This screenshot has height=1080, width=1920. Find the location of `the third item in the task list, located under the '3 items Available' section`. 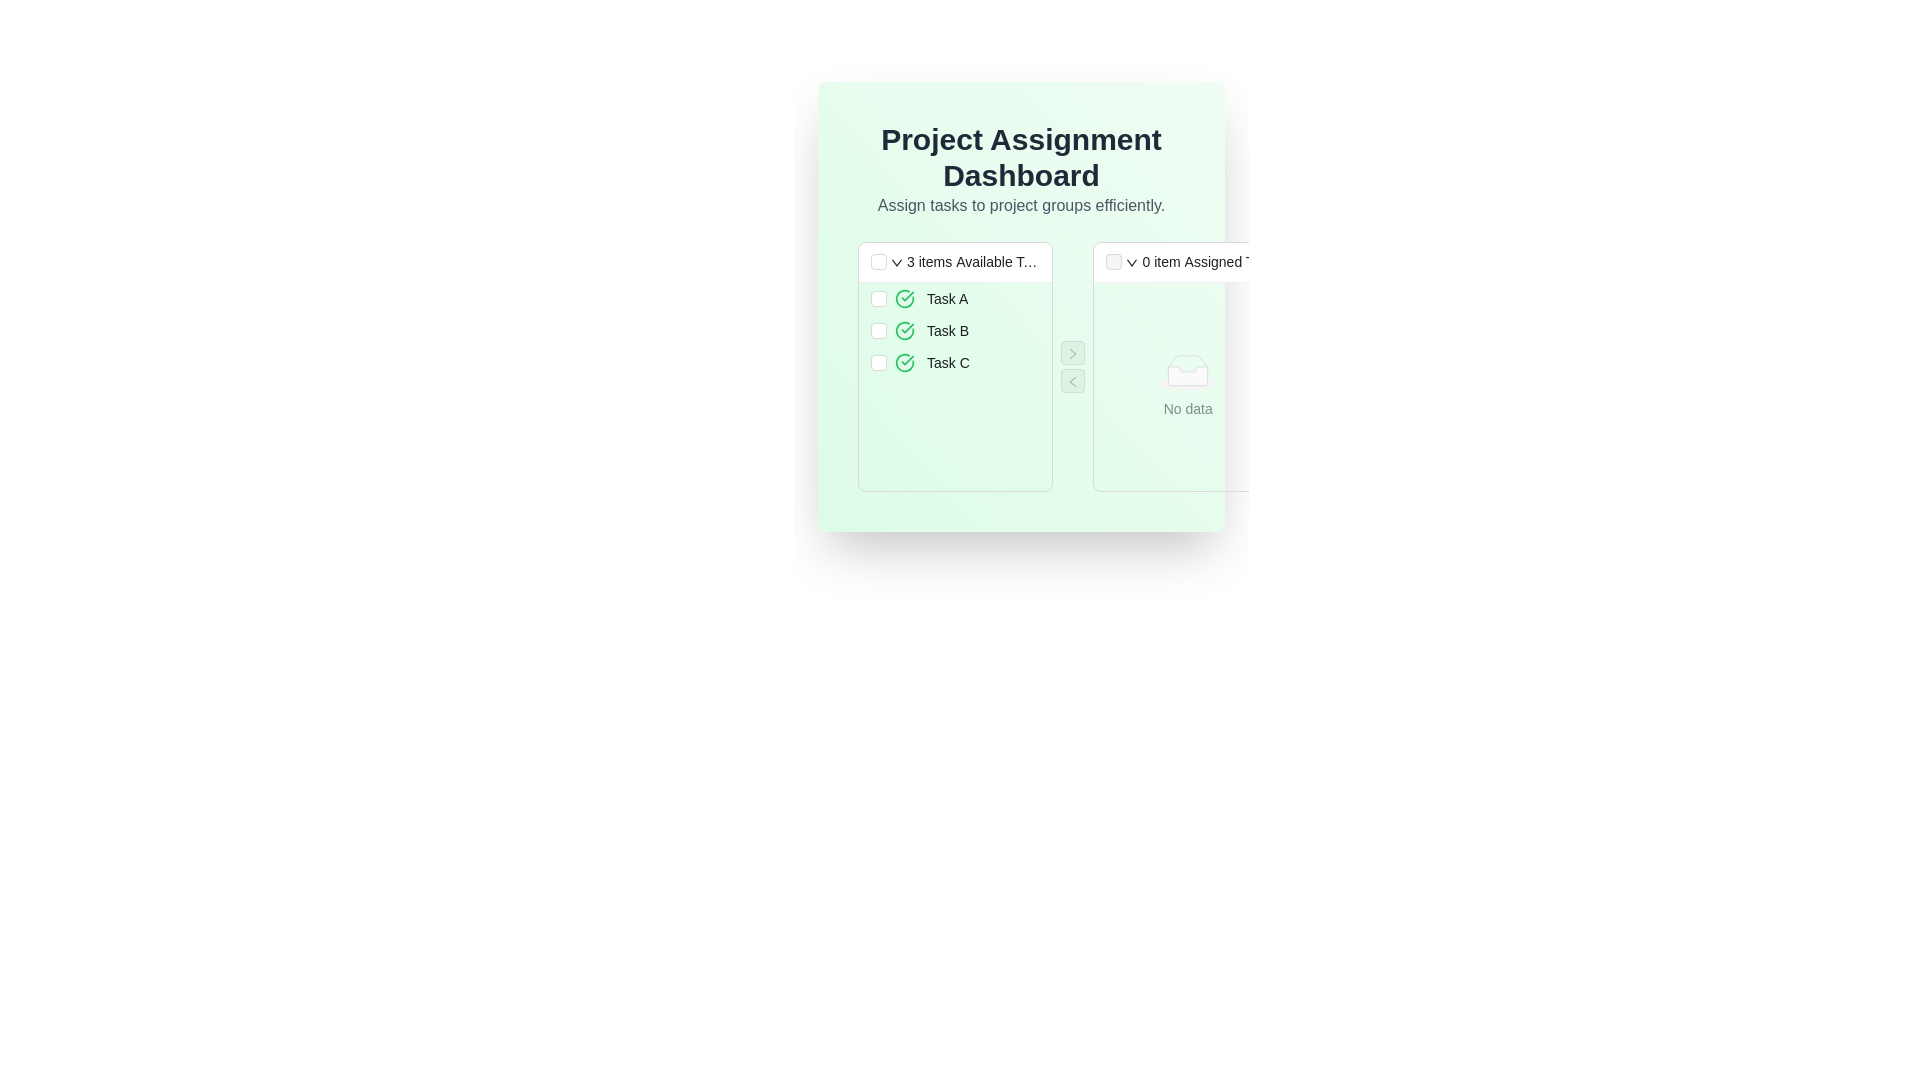

the third item in the task list, located under the '3 items Available' section is located at coordinates (954, 362).